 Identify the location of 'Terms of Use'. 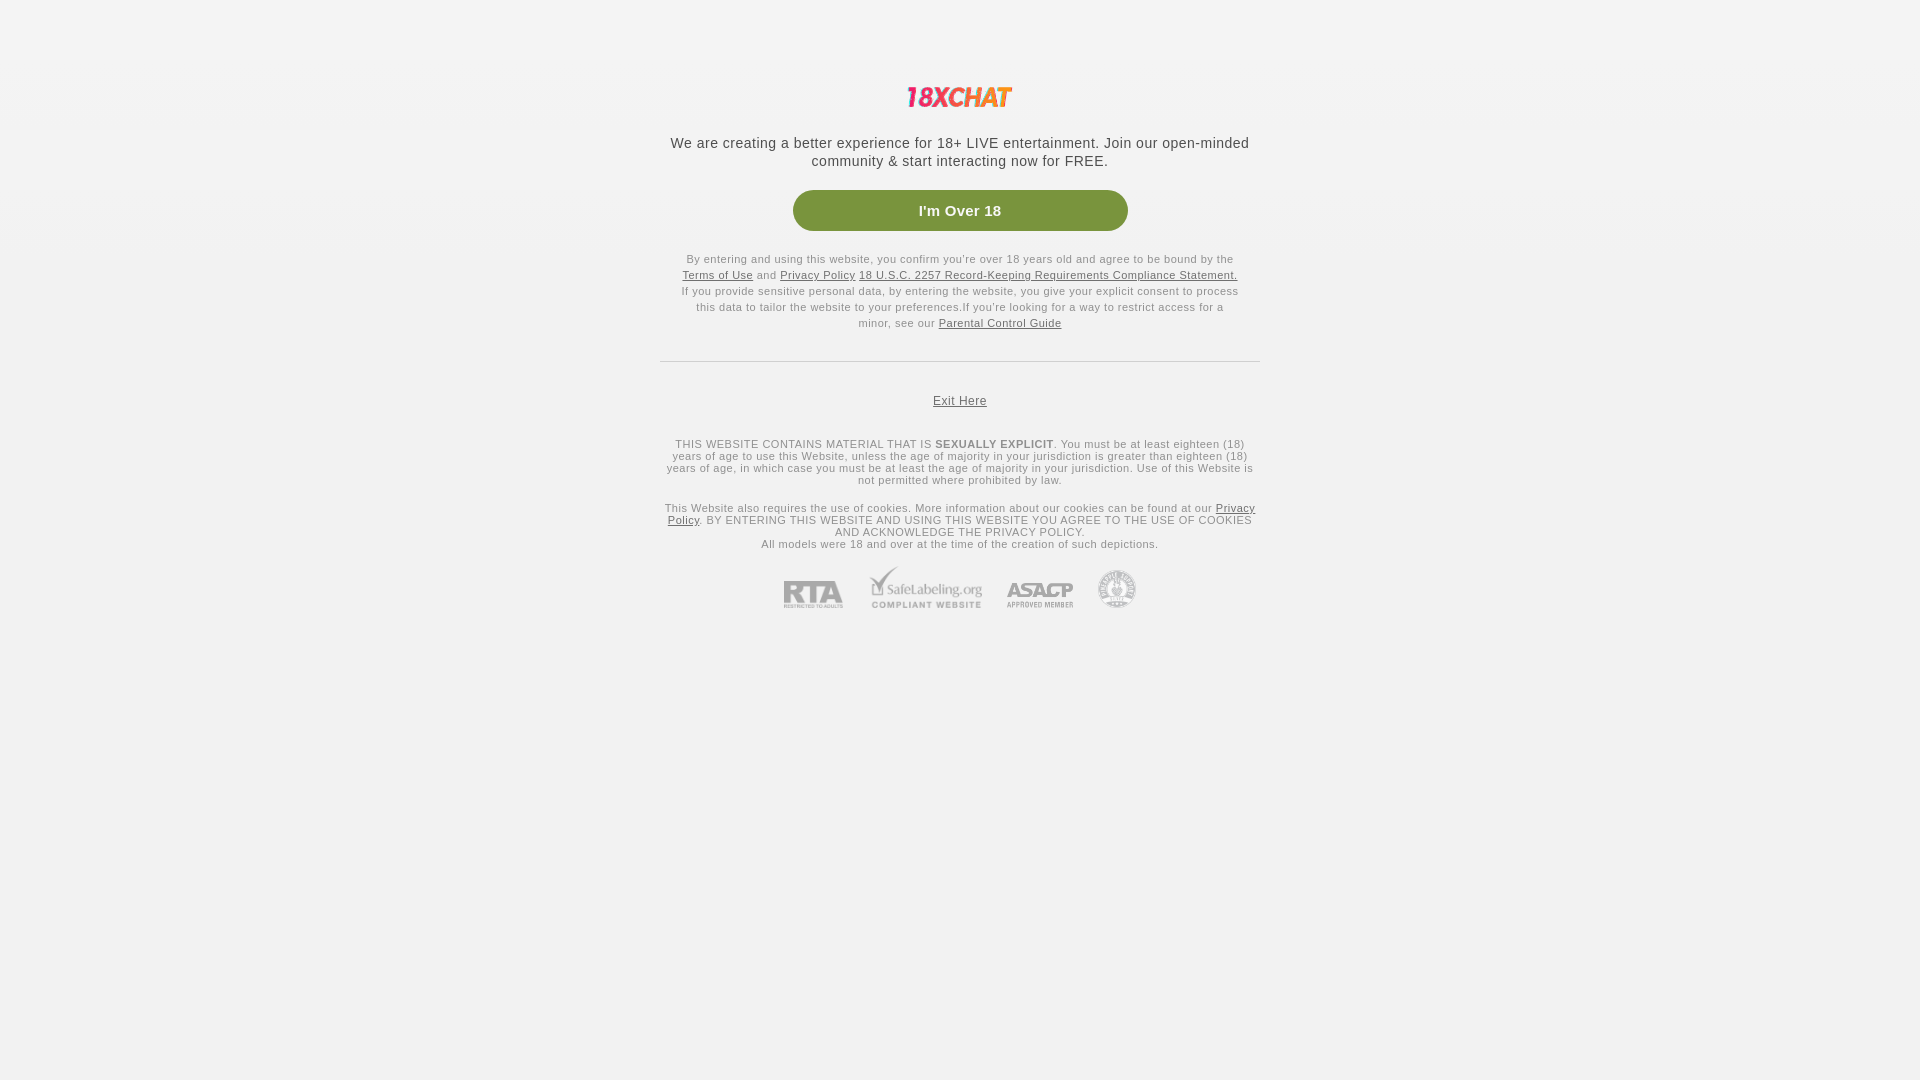
(717, 274).